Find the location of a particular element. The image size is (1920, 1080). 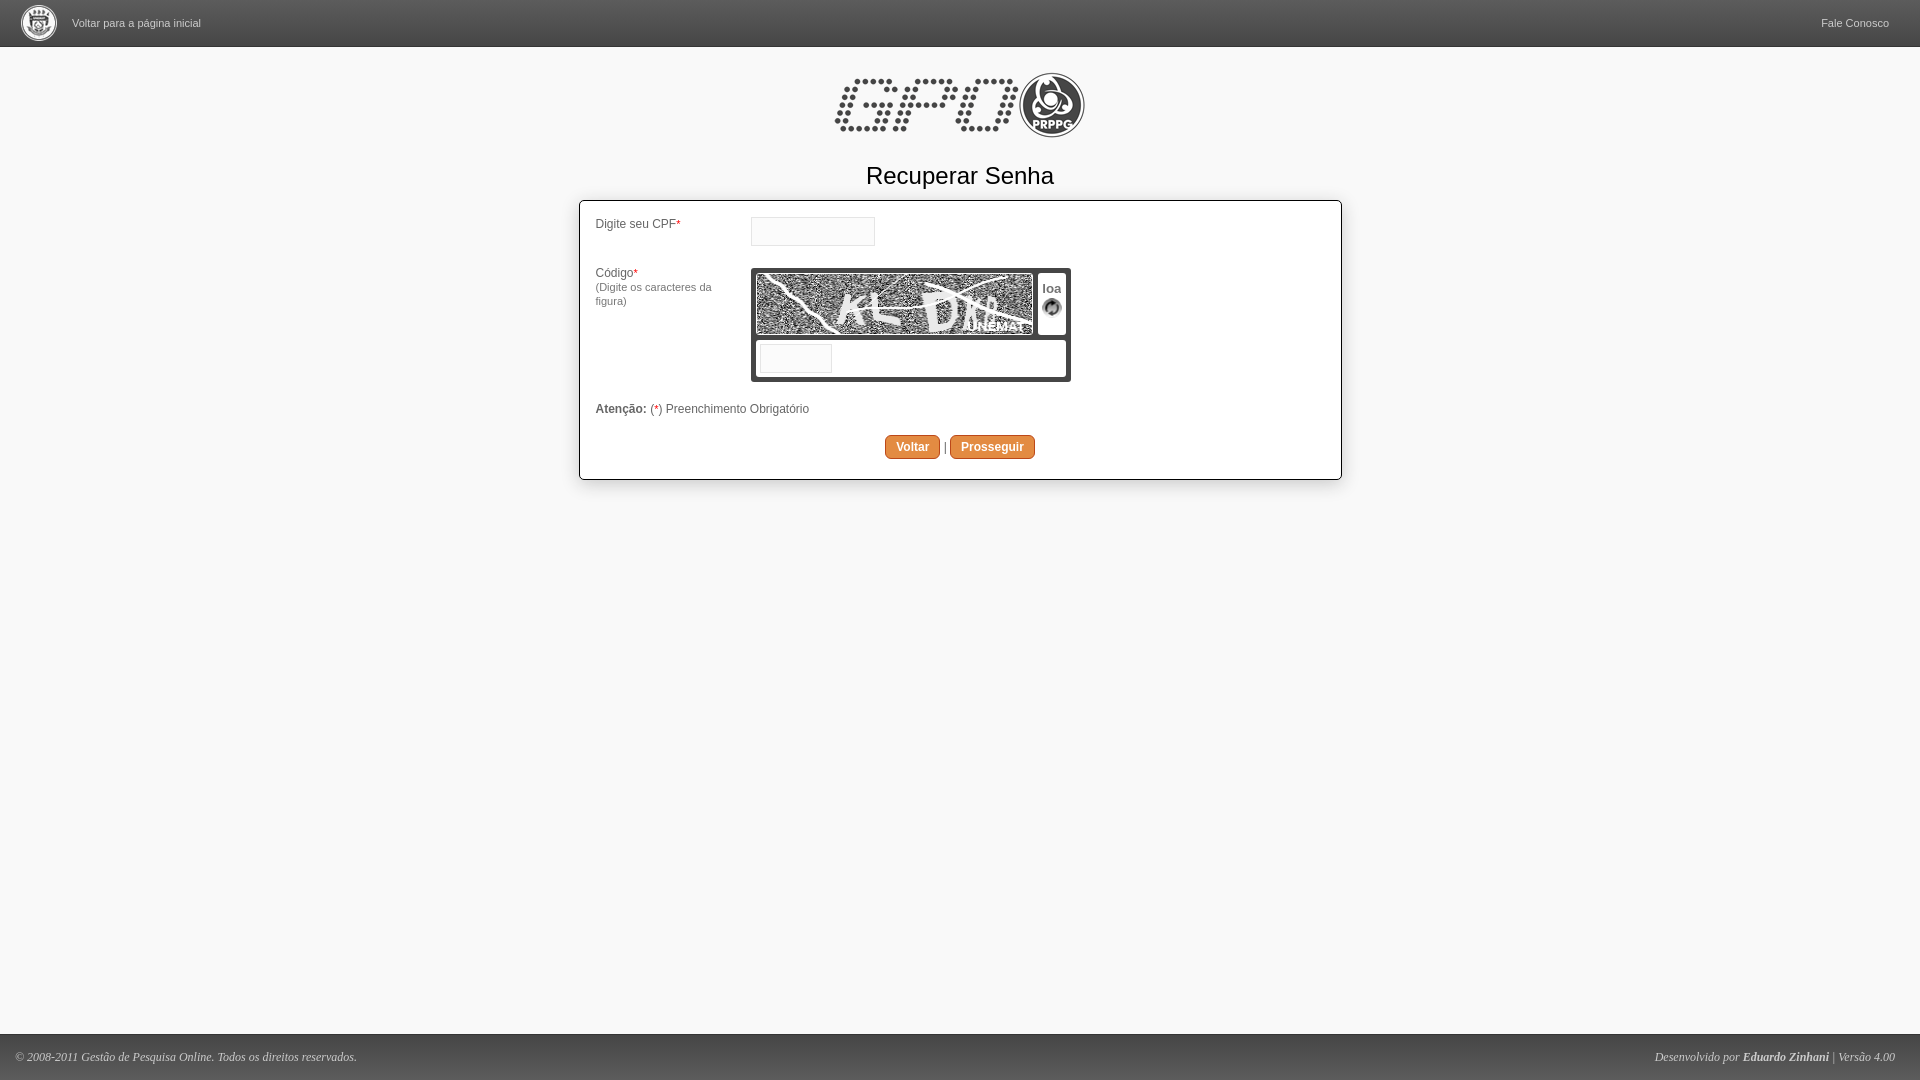

'Fale Conosco' is located at coordinates (1853, 23).